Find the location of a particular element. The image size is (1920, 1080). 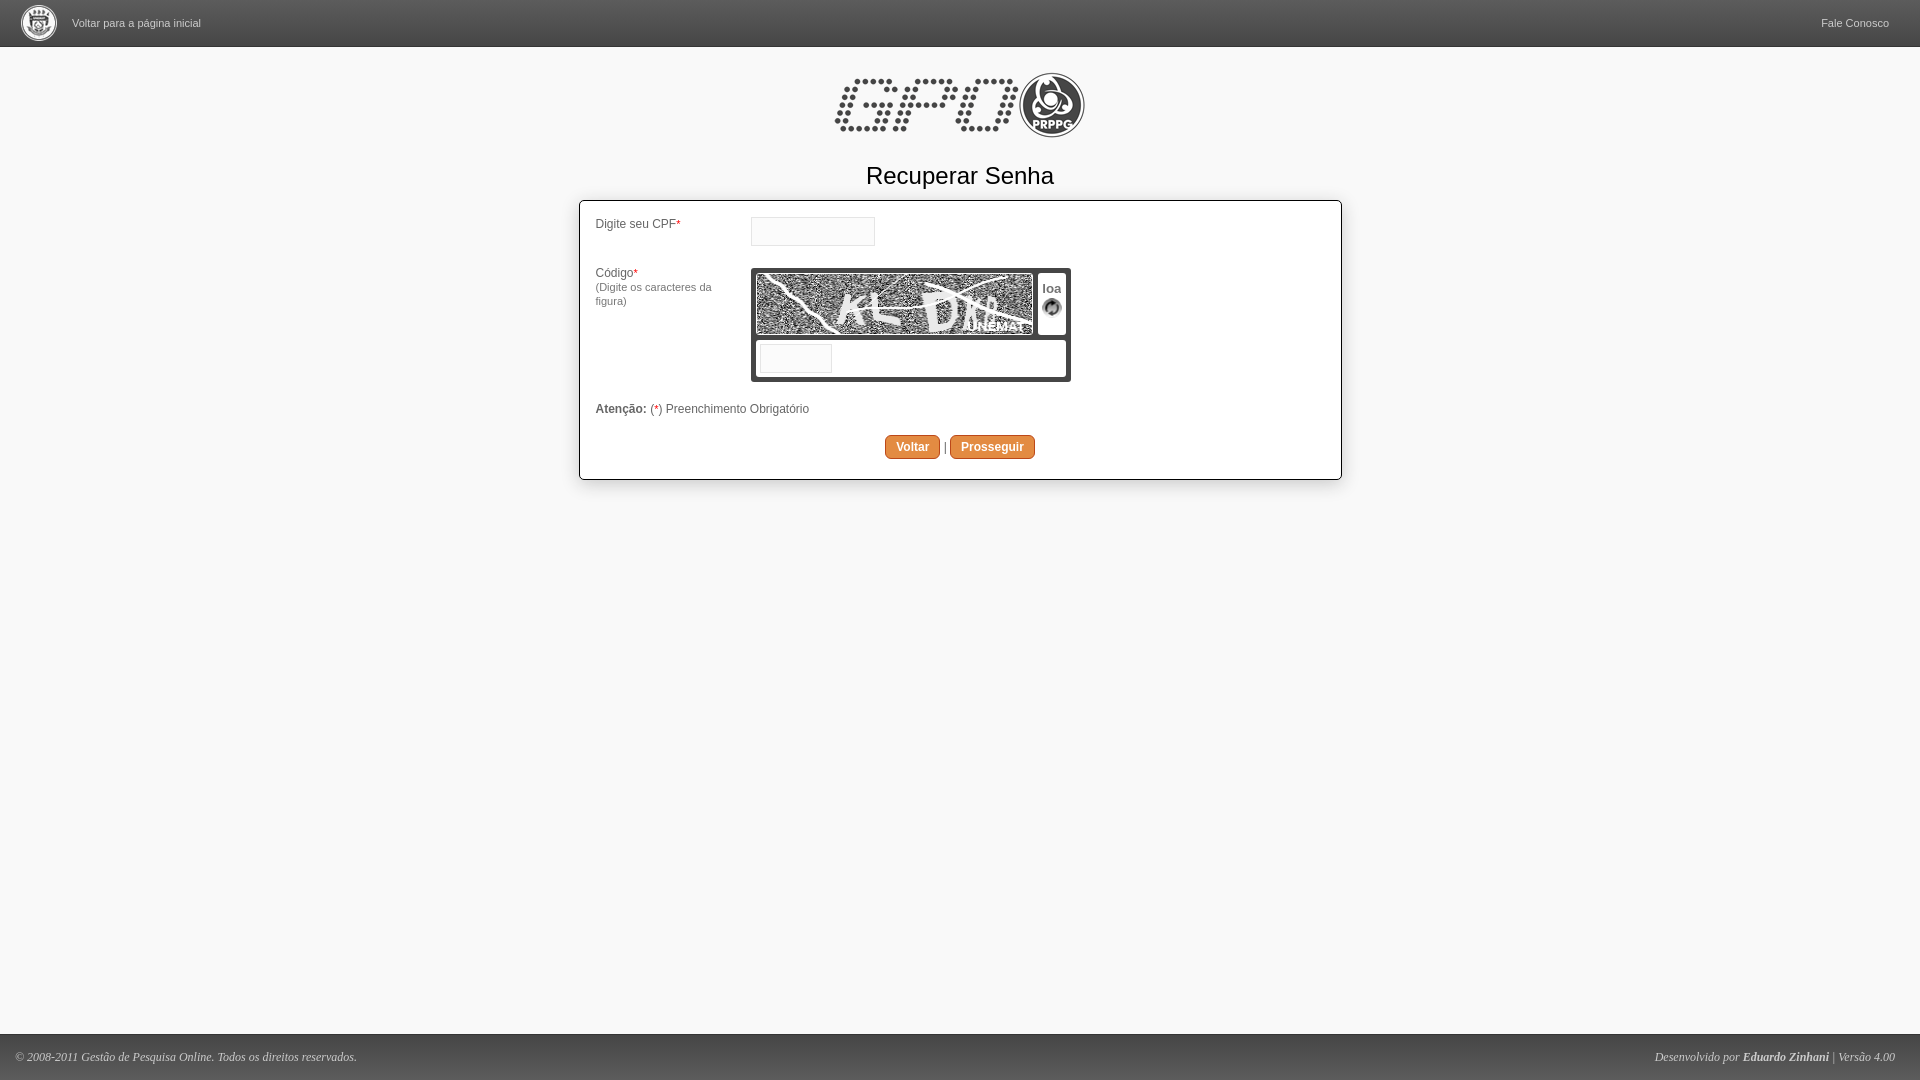

'Fale Conosco' is located at coordinates (1853, 23).